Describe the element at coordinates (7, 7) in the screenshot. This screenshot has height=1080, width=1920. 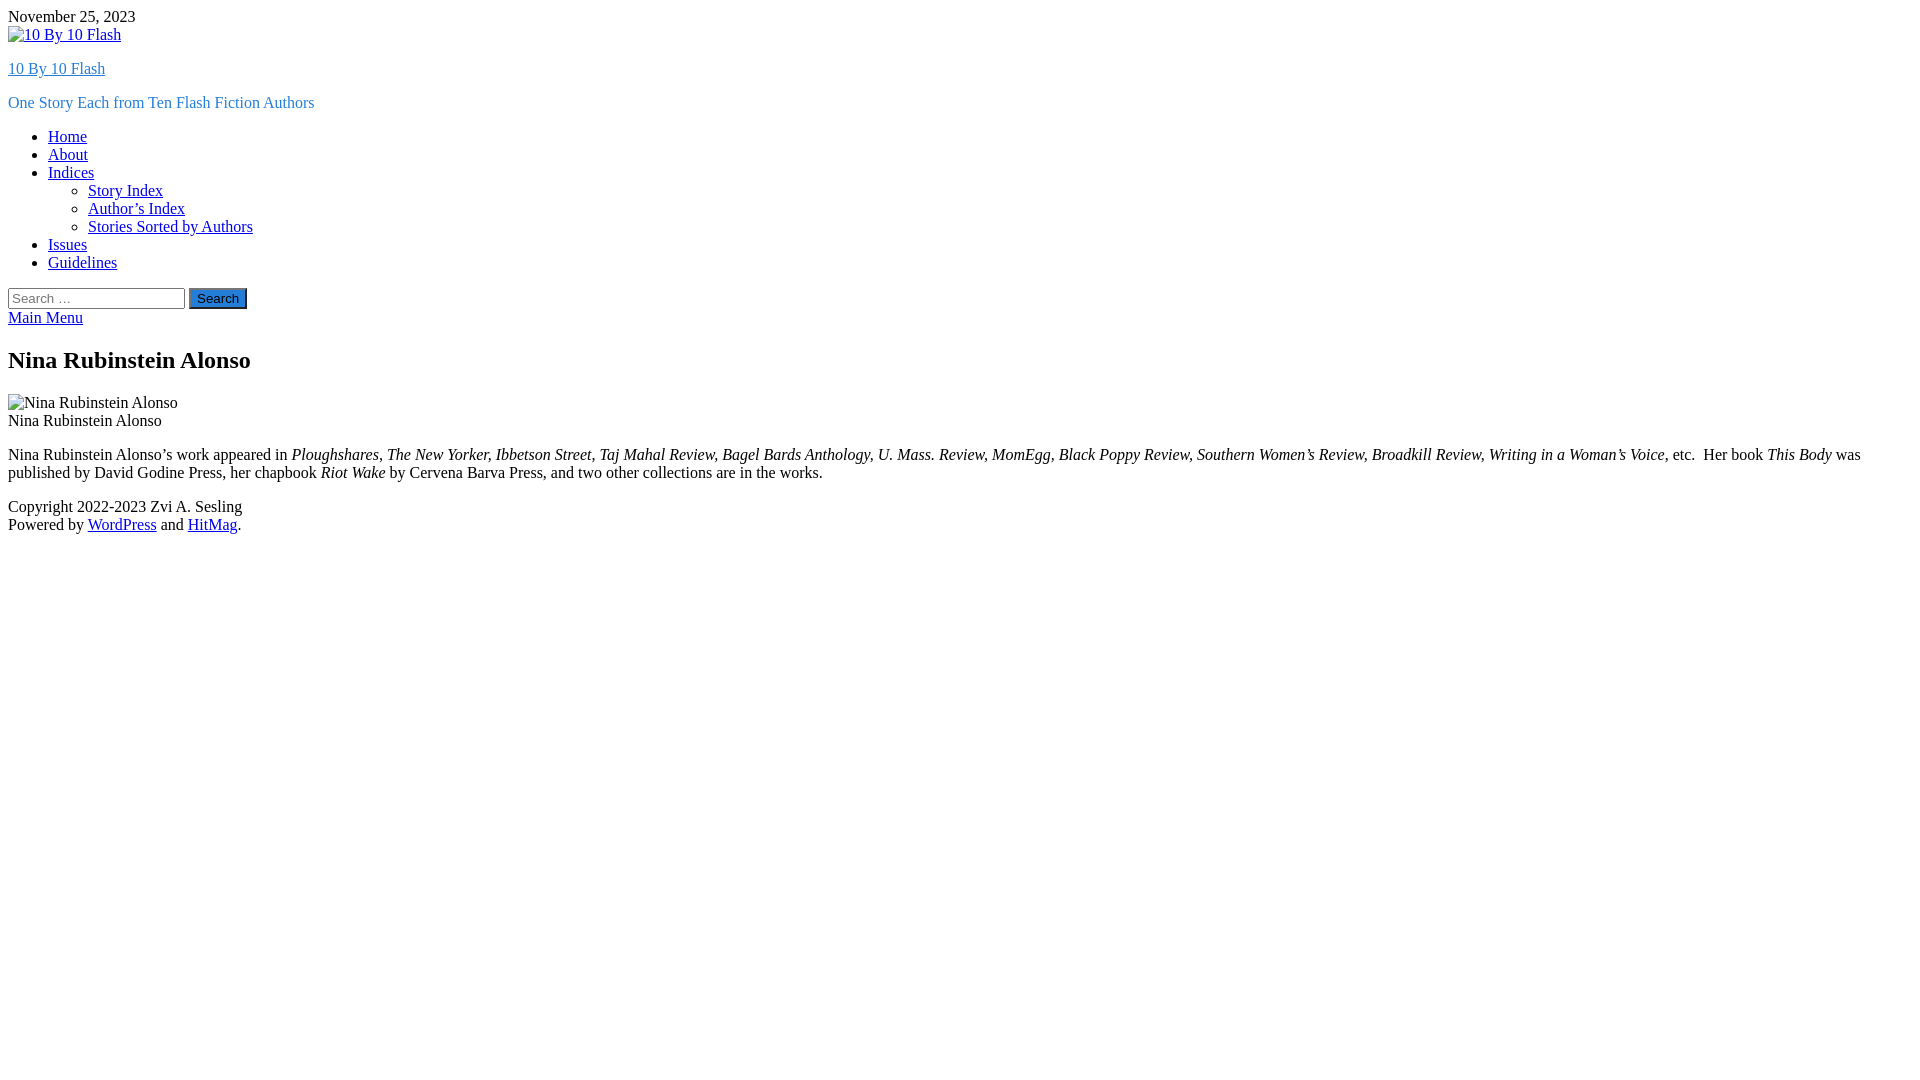
I see `'Skip to content'` at that location.